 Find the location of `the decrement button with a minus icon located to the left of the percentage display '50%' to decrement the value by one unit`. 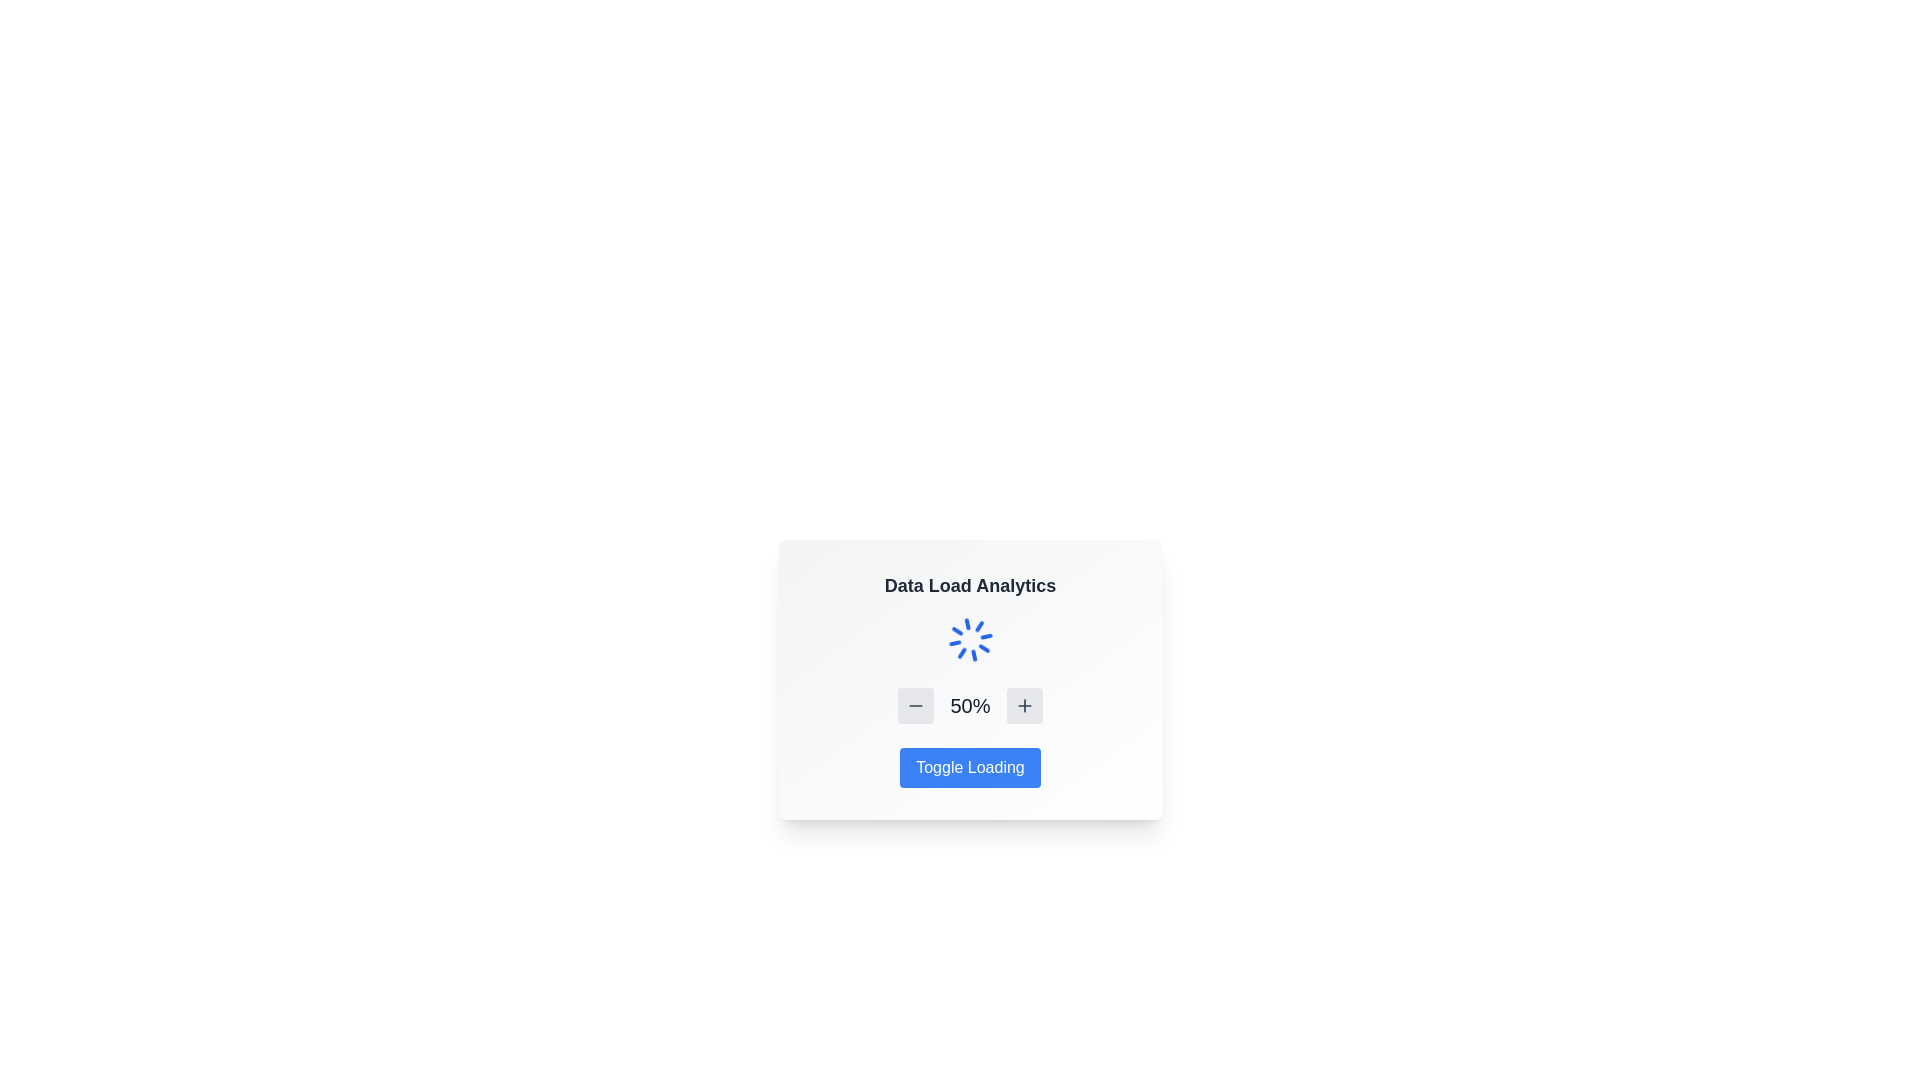

the decrement button with a minus icon located to the left of the percentage display '50%' to decrement the value by one unit is located at coordinates (915, 704).